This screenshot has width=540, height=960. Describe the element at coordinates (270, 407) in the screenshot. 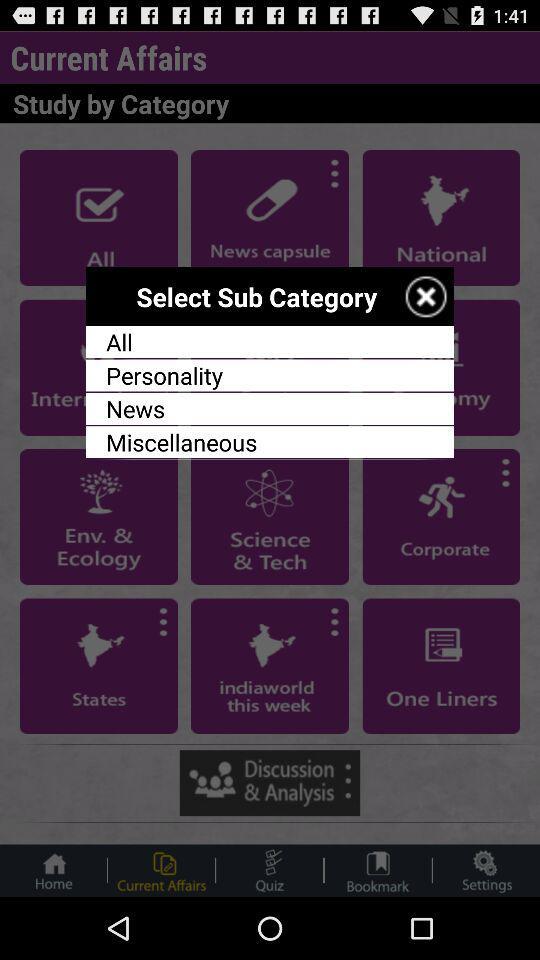

I see `icon above the miscellaneous icon` at that location.